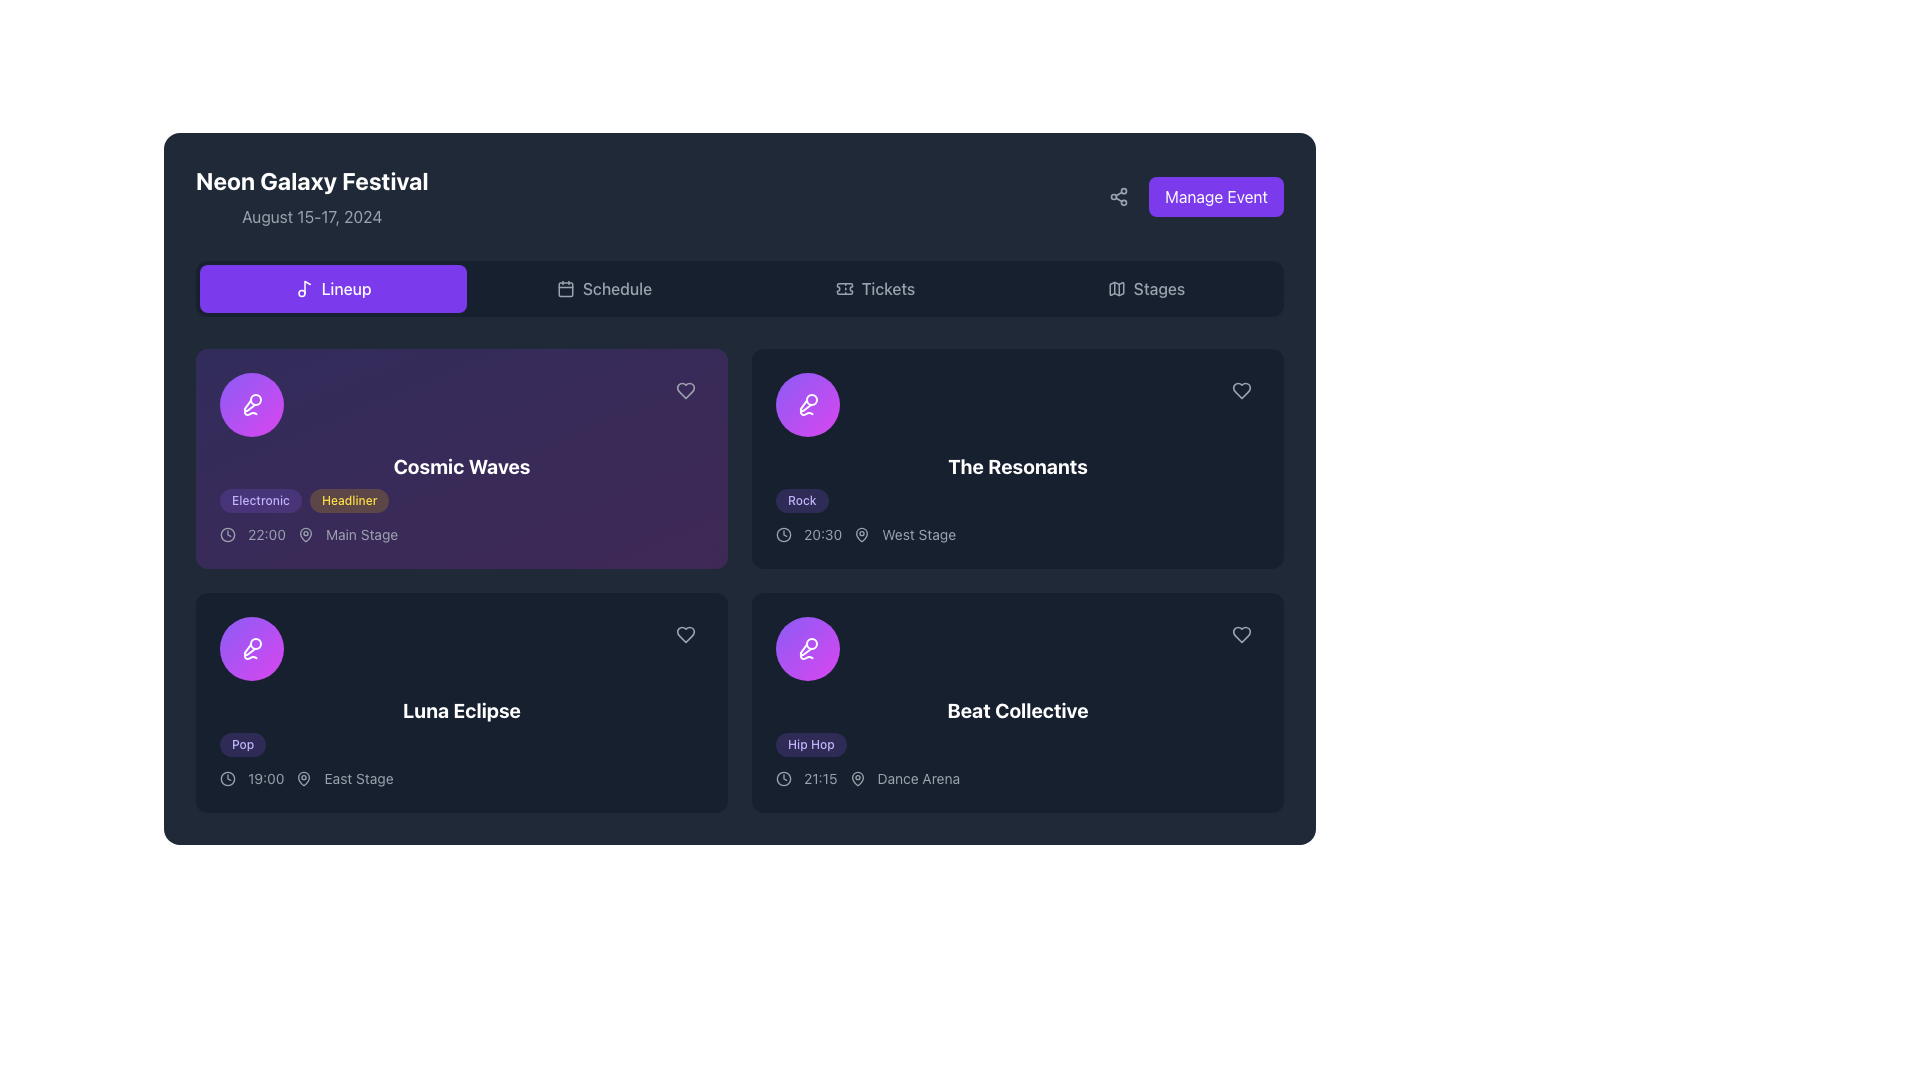 This screenshot has width=1920, height=1080. What do you see at coordinates (303, 778) in the screenshot?
I see `the map marker icon, which is styled as a dark gray outline of a map pin located to the left of the 'East Stage' text in the event details for 'Luna Eclipse'` at bounding box center [303, 778].